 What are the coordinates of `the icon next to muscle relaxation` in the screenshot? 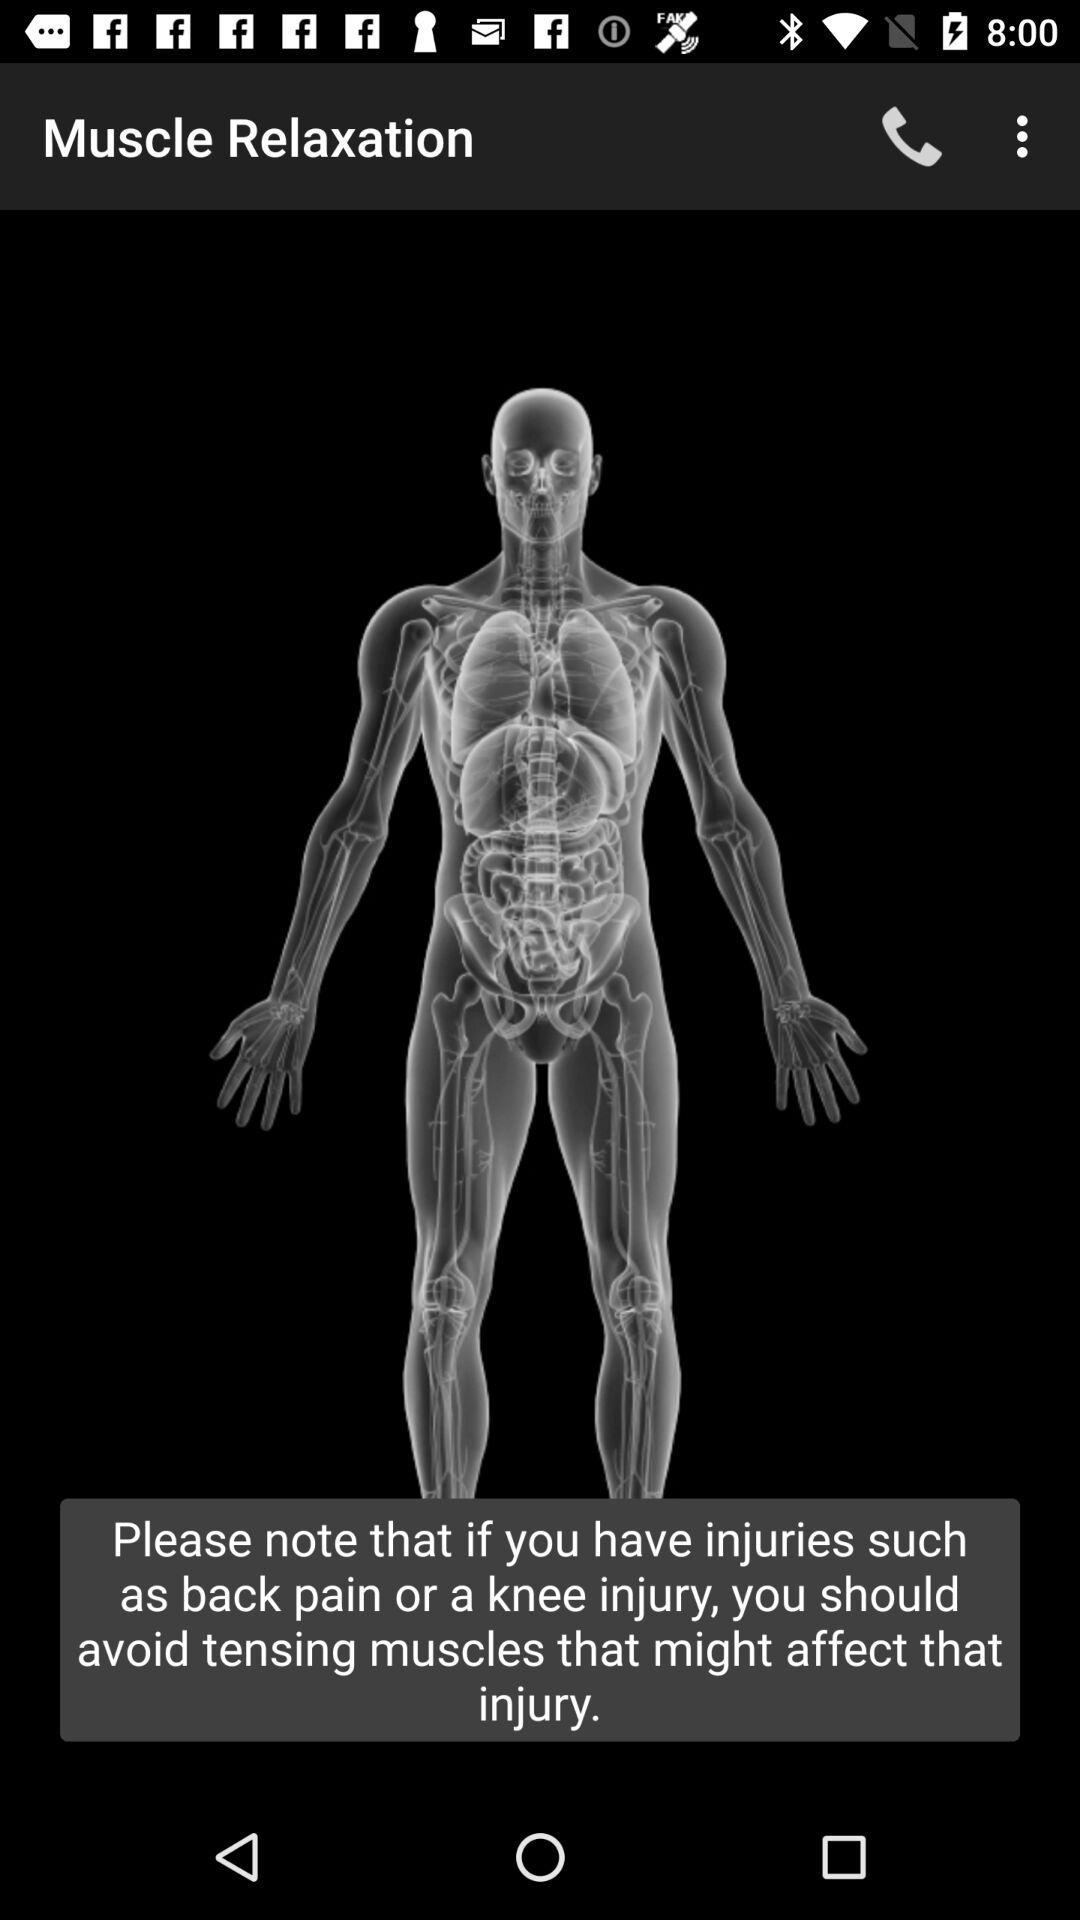 It's located at (911, 135).